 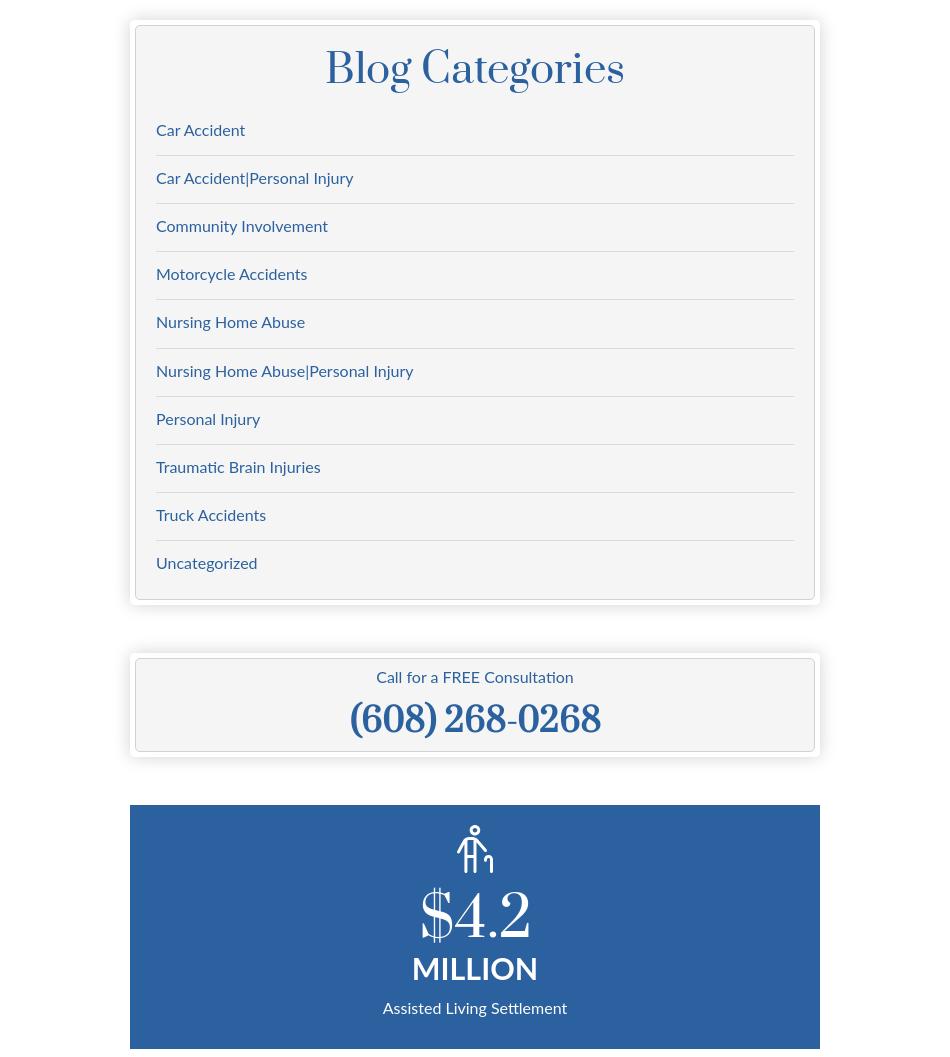 I want to click on 'Community Involvement', so click(x=240, y=226).